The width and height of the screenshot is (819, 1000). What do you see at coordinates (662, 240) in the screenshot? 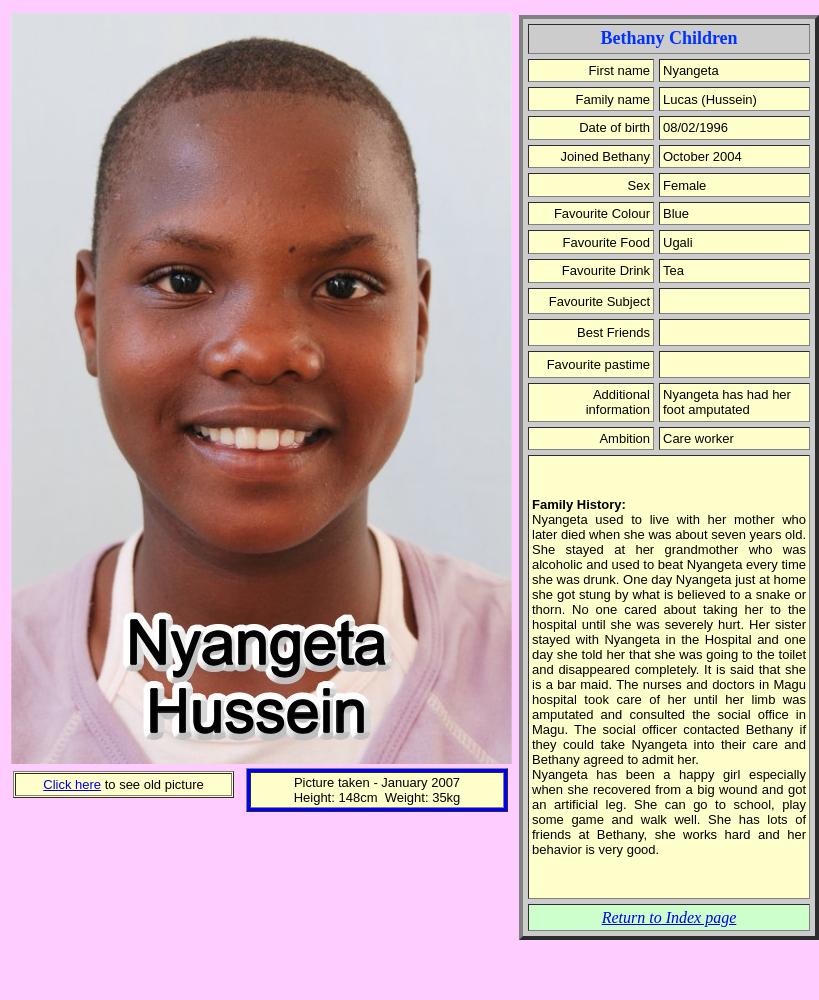
I see `'Ugali'` at bounding box center [662, 240].